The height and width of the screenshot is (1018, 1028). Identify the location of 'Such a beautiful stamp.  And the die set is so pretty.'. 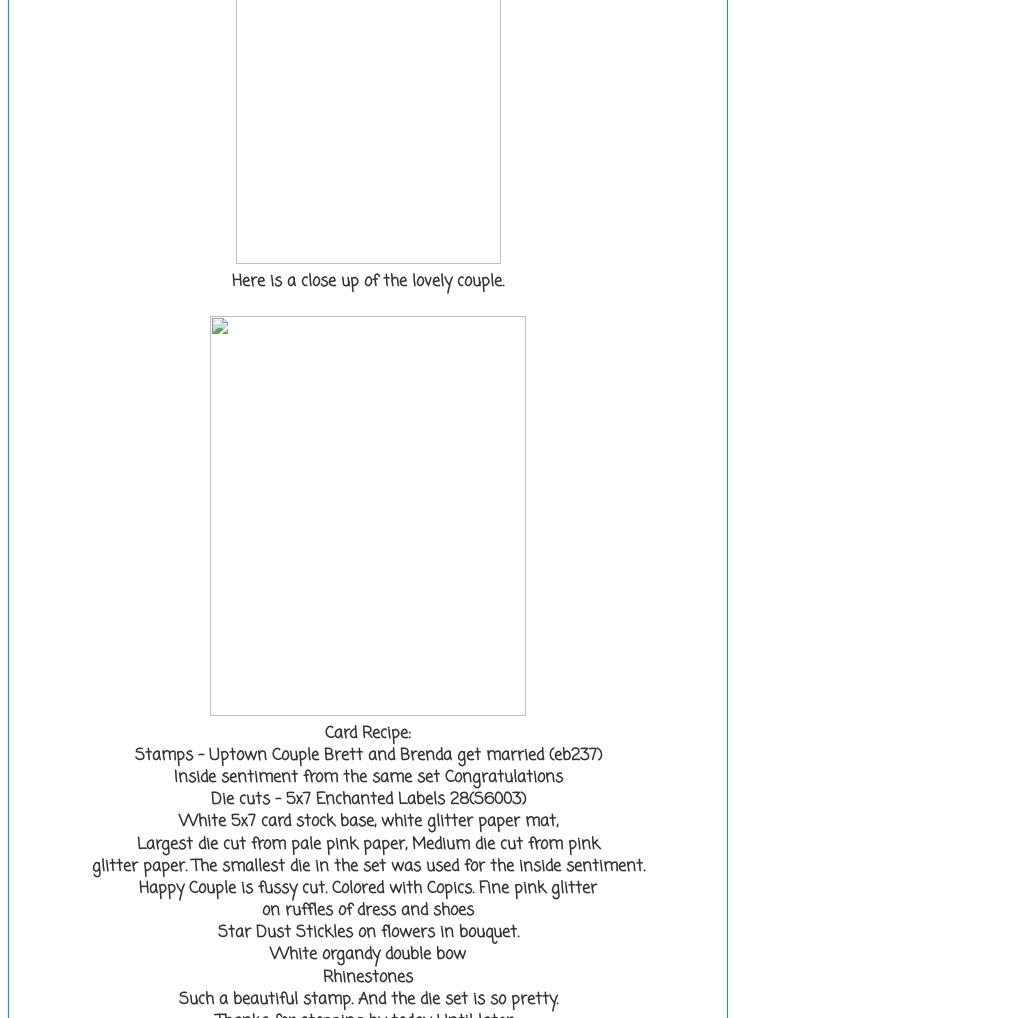
(366, 998).